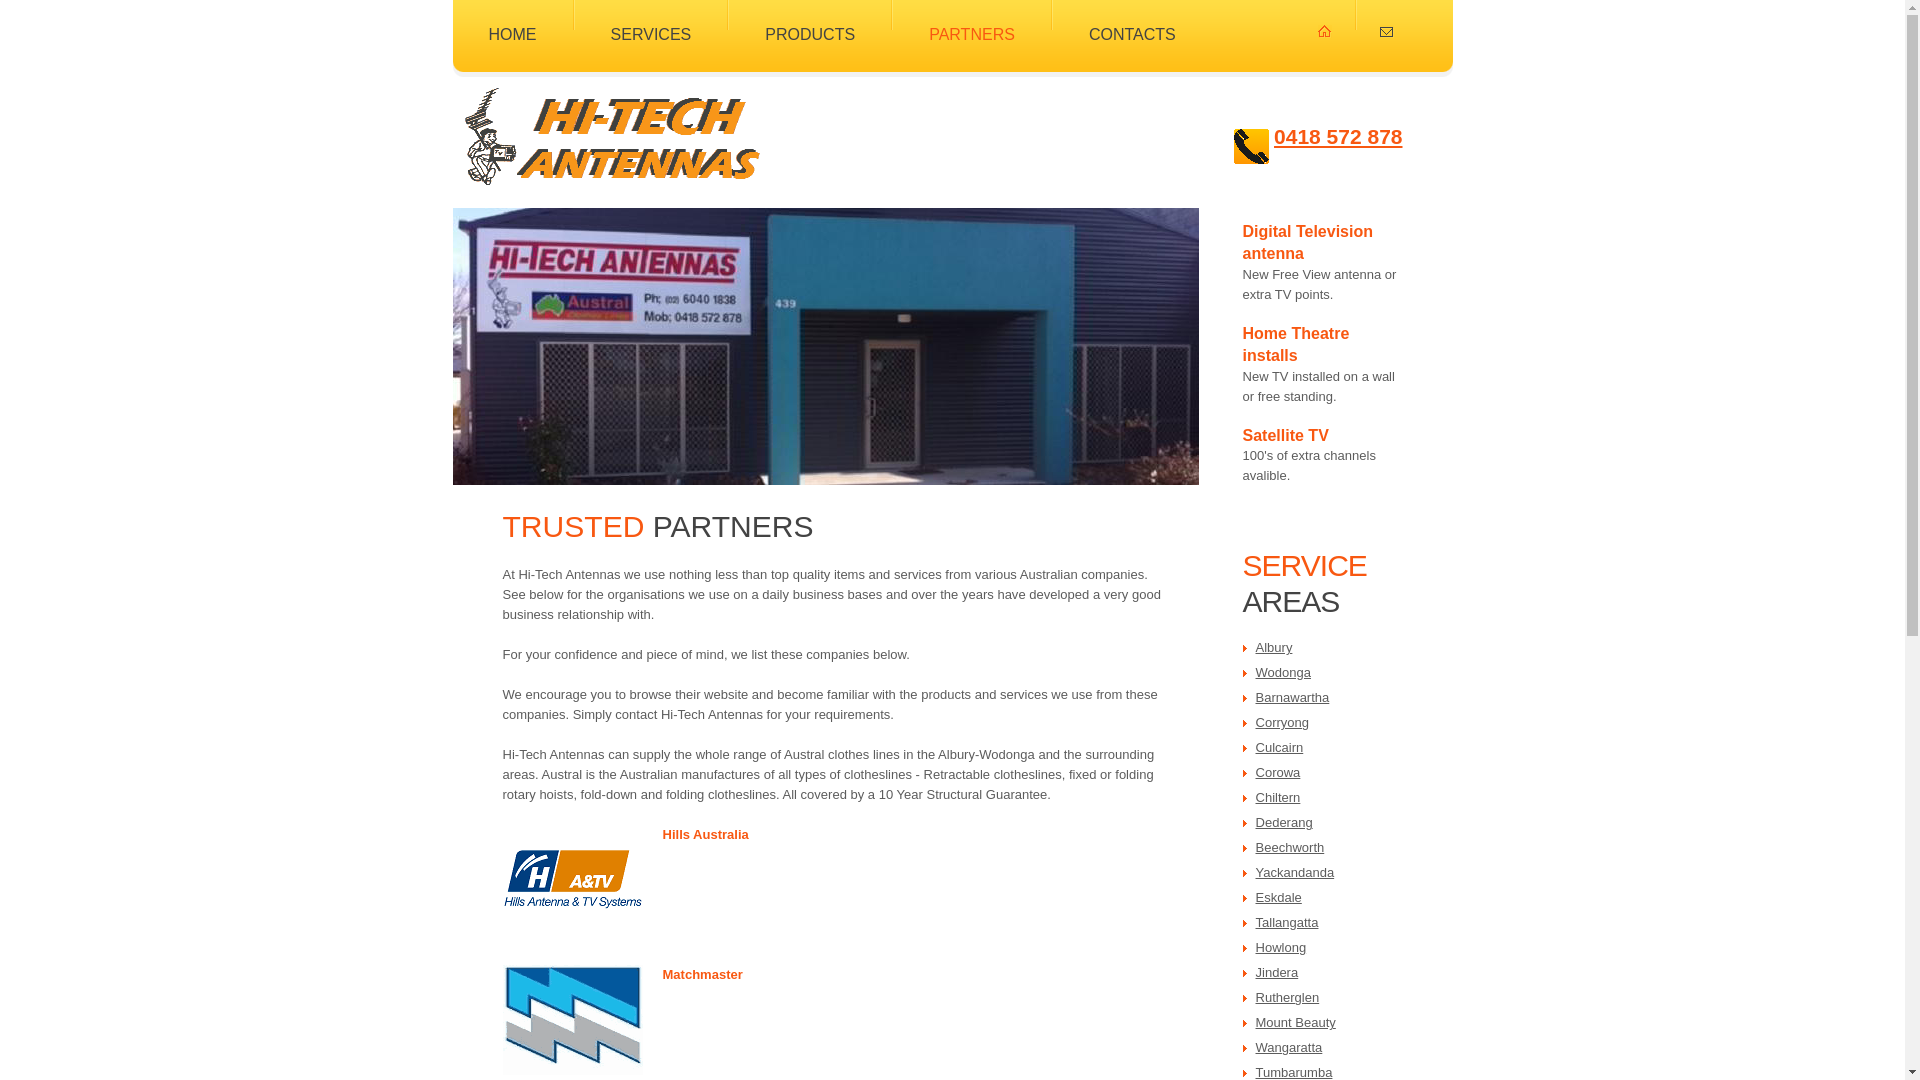  I want to click on 'Wodonga', so click(1283, 672).